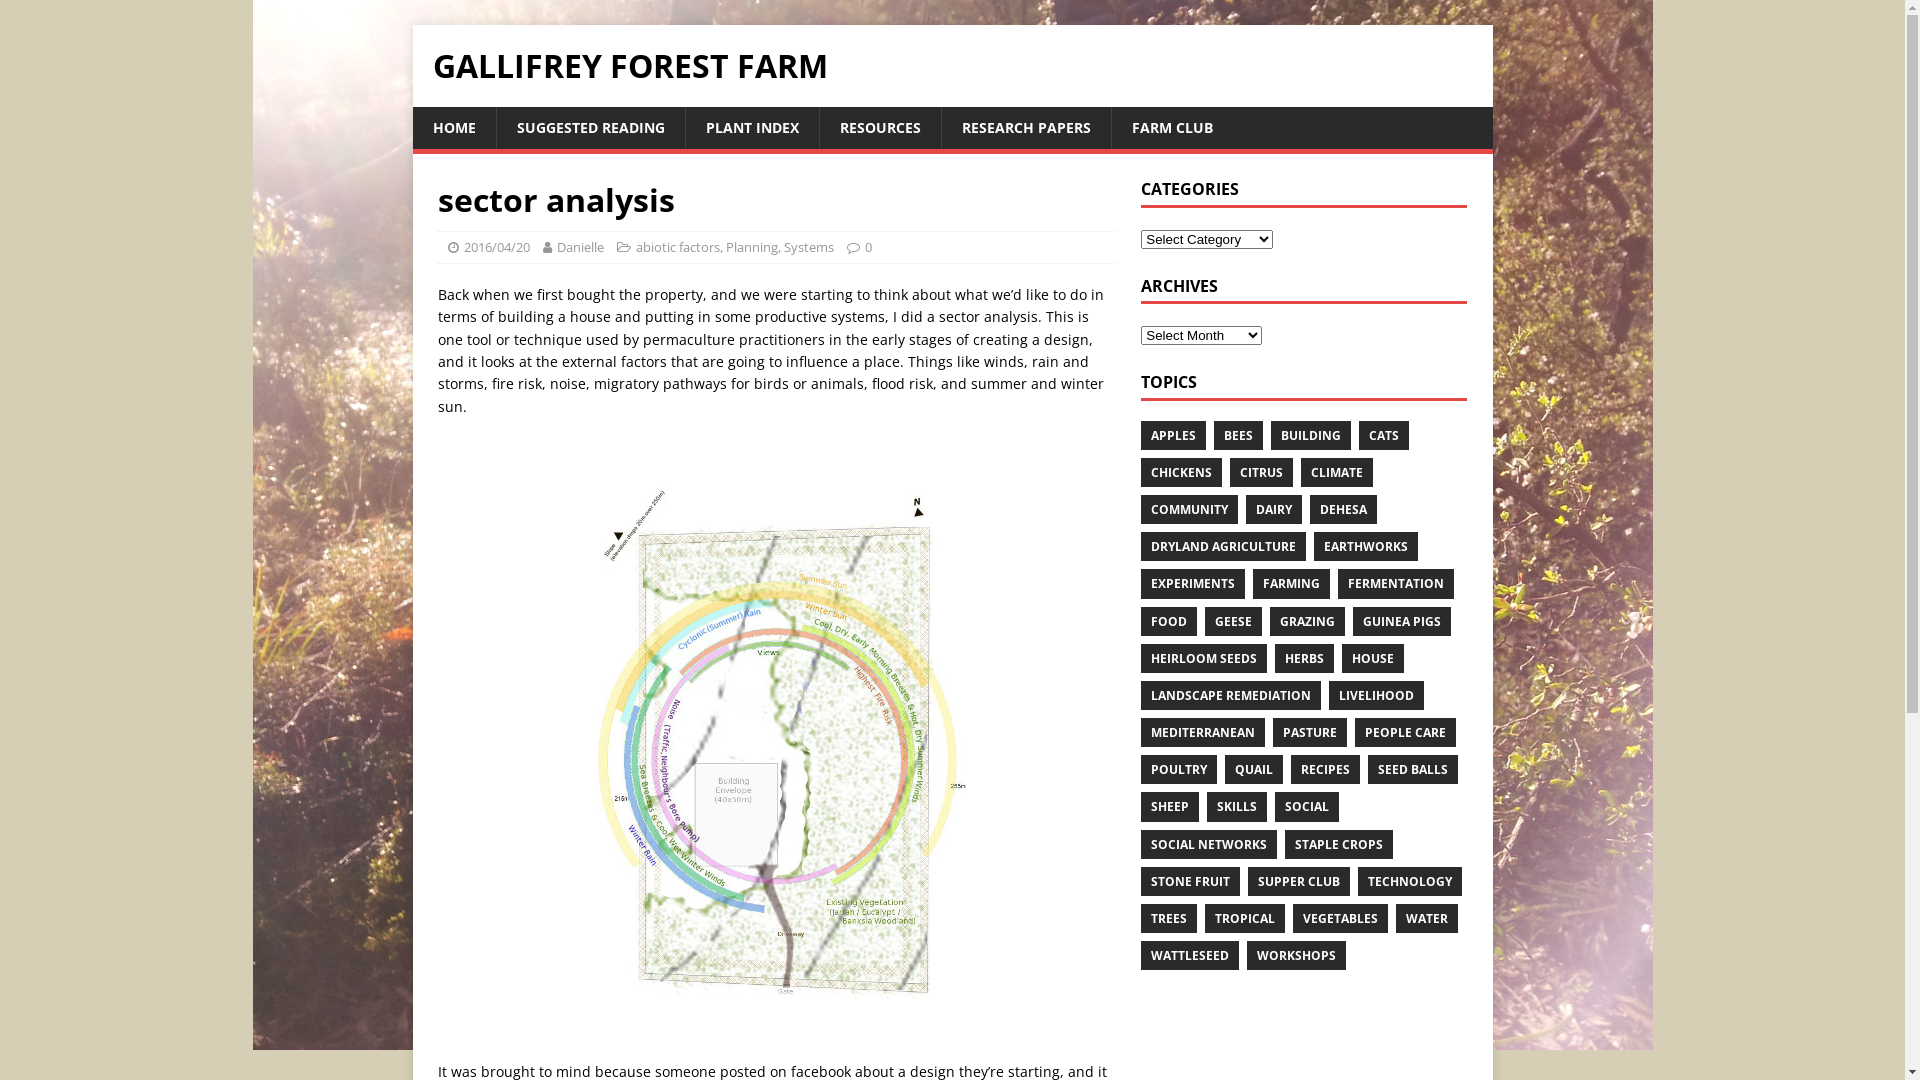  Describe the element at coordinates (1205, 805) in the screenshot. I see `'SKILLS'` at that location.